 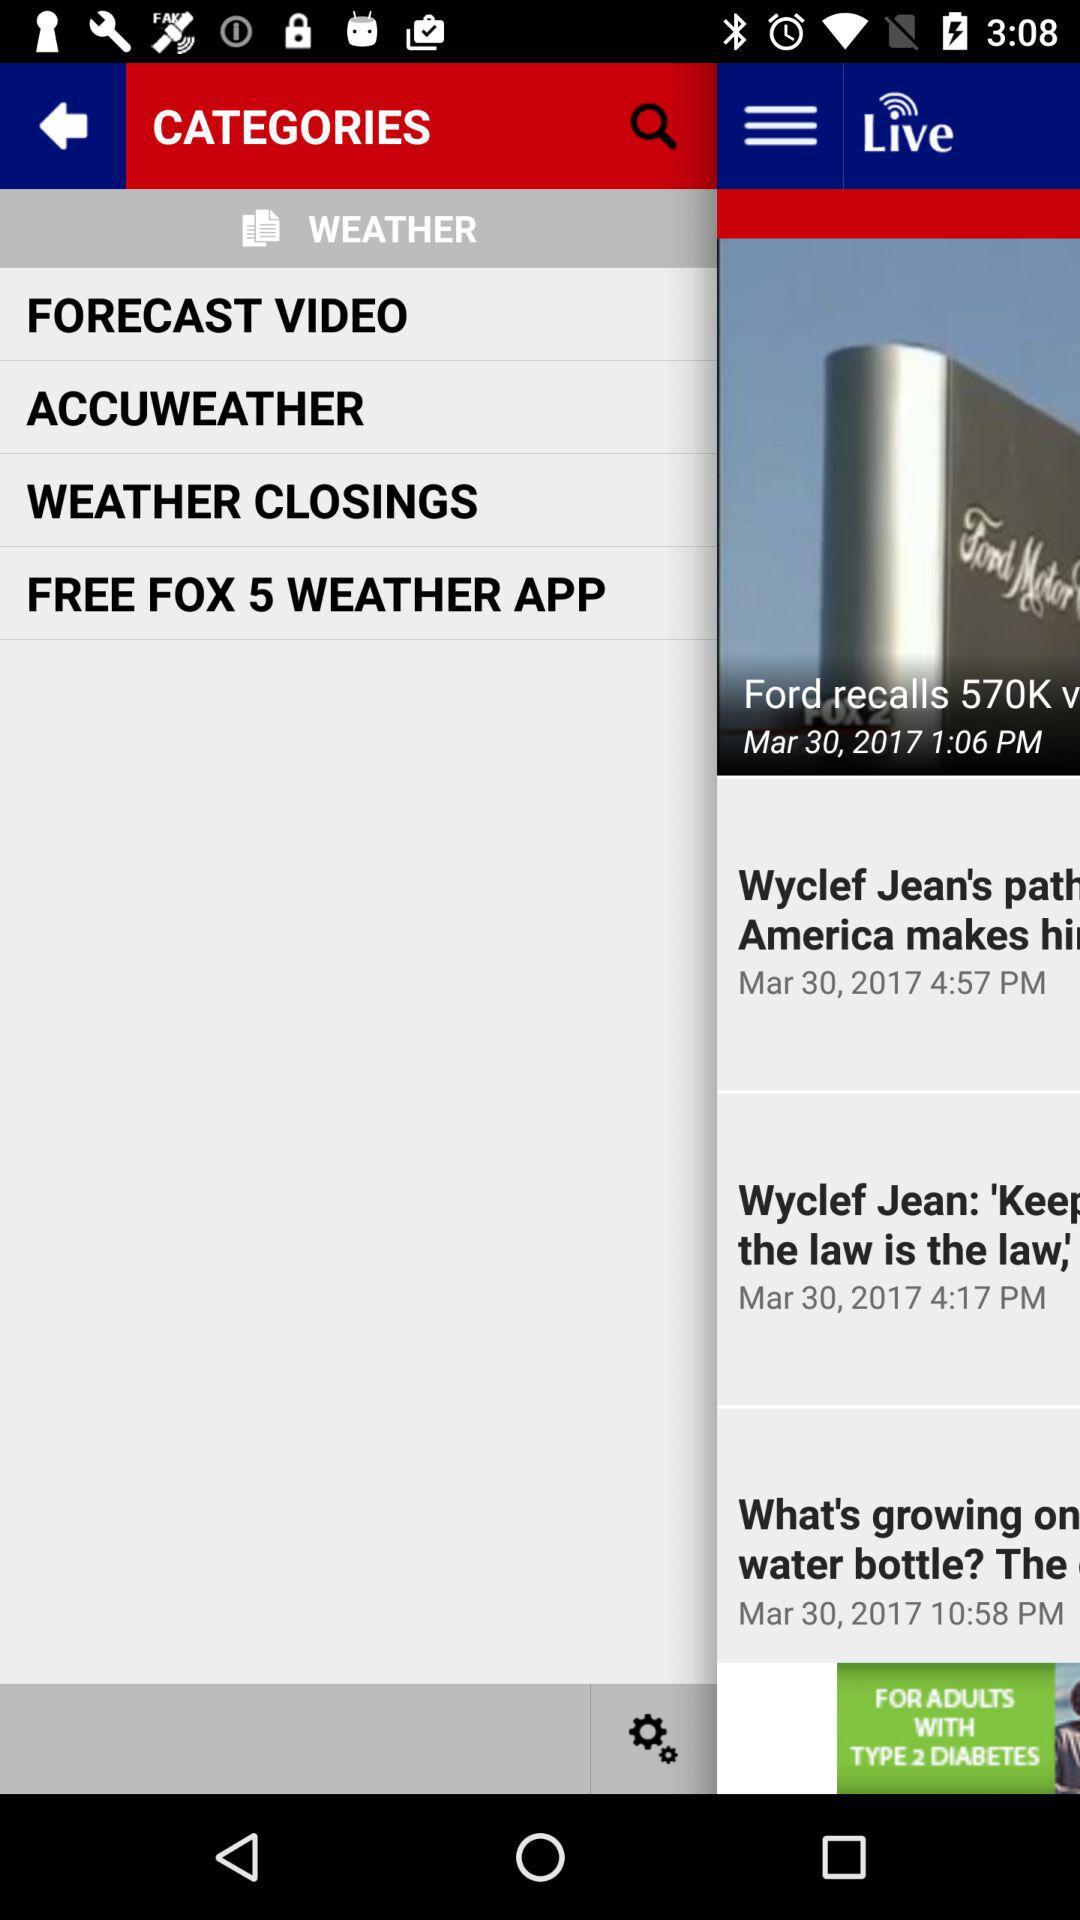 I want to click on click for settings, so click(x=654, y=1737).